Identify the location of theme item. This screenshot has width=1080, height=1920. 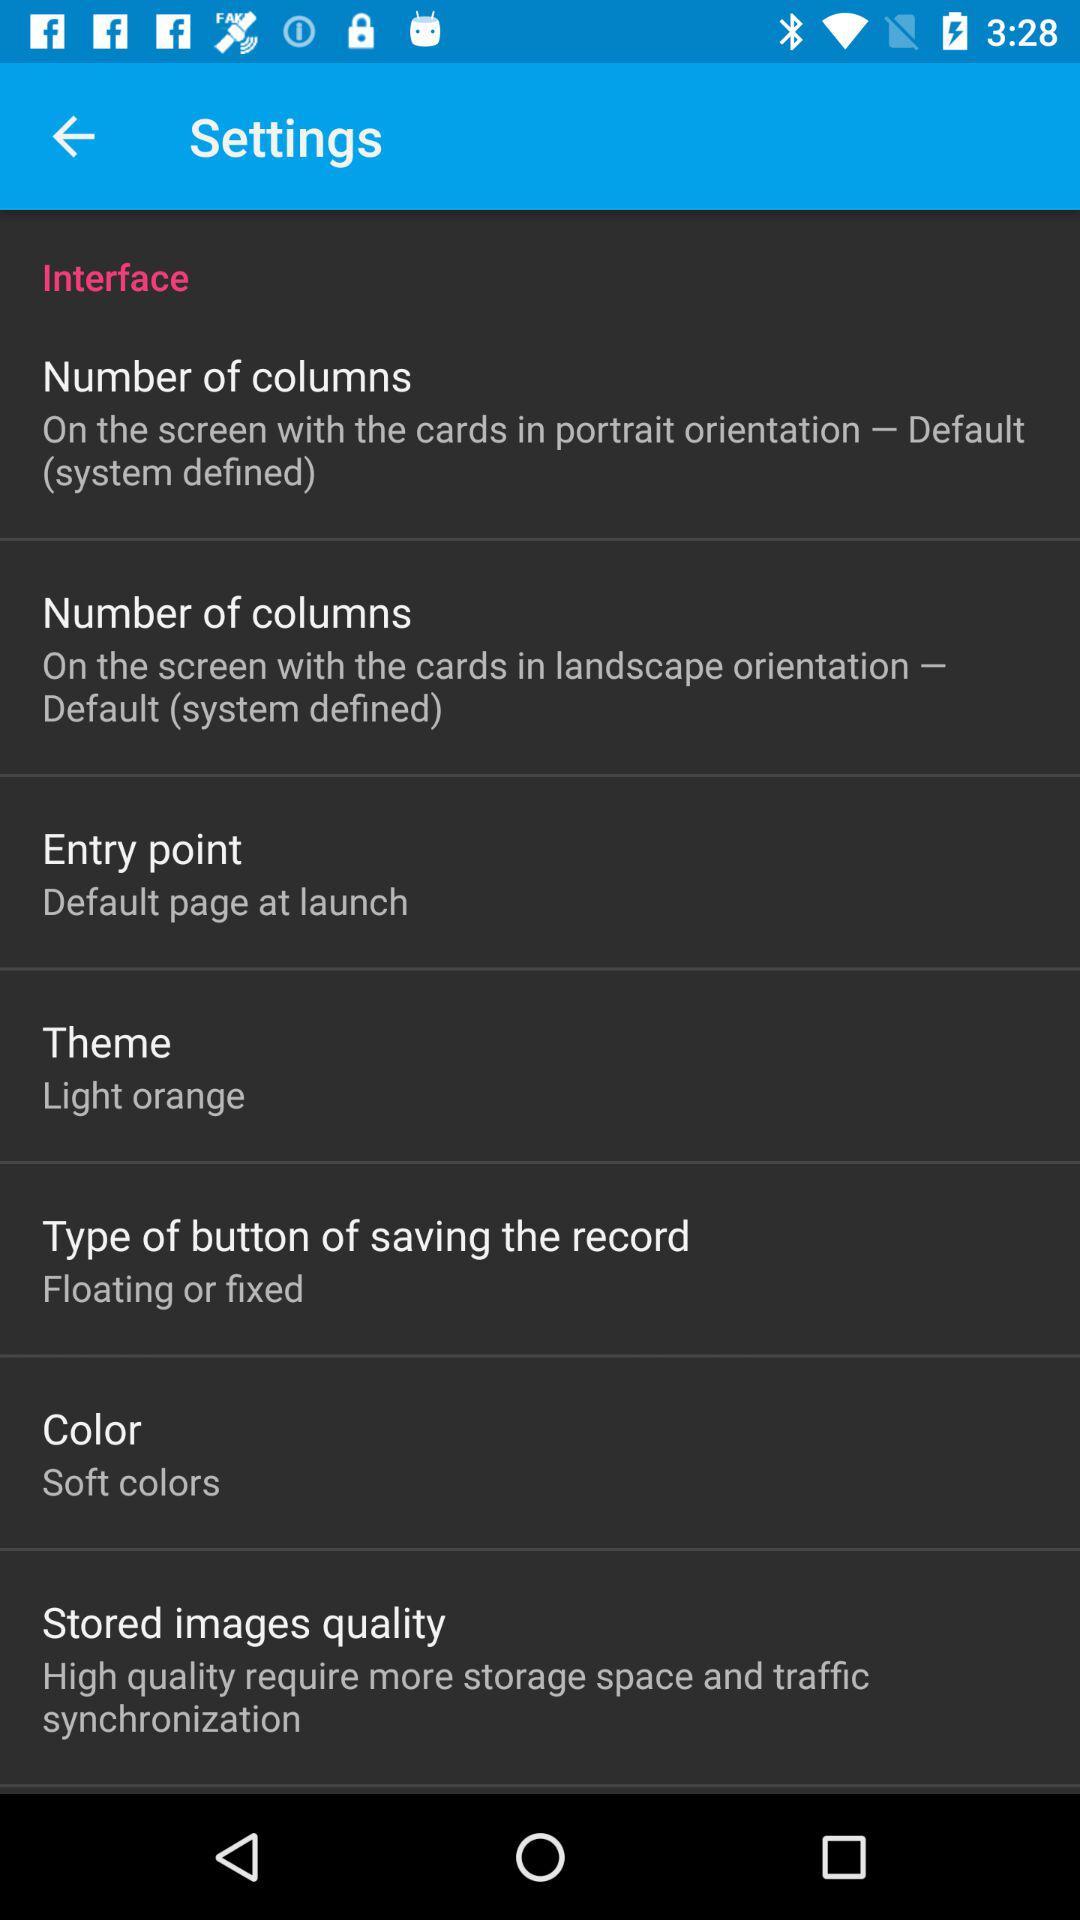
(106, 1040).